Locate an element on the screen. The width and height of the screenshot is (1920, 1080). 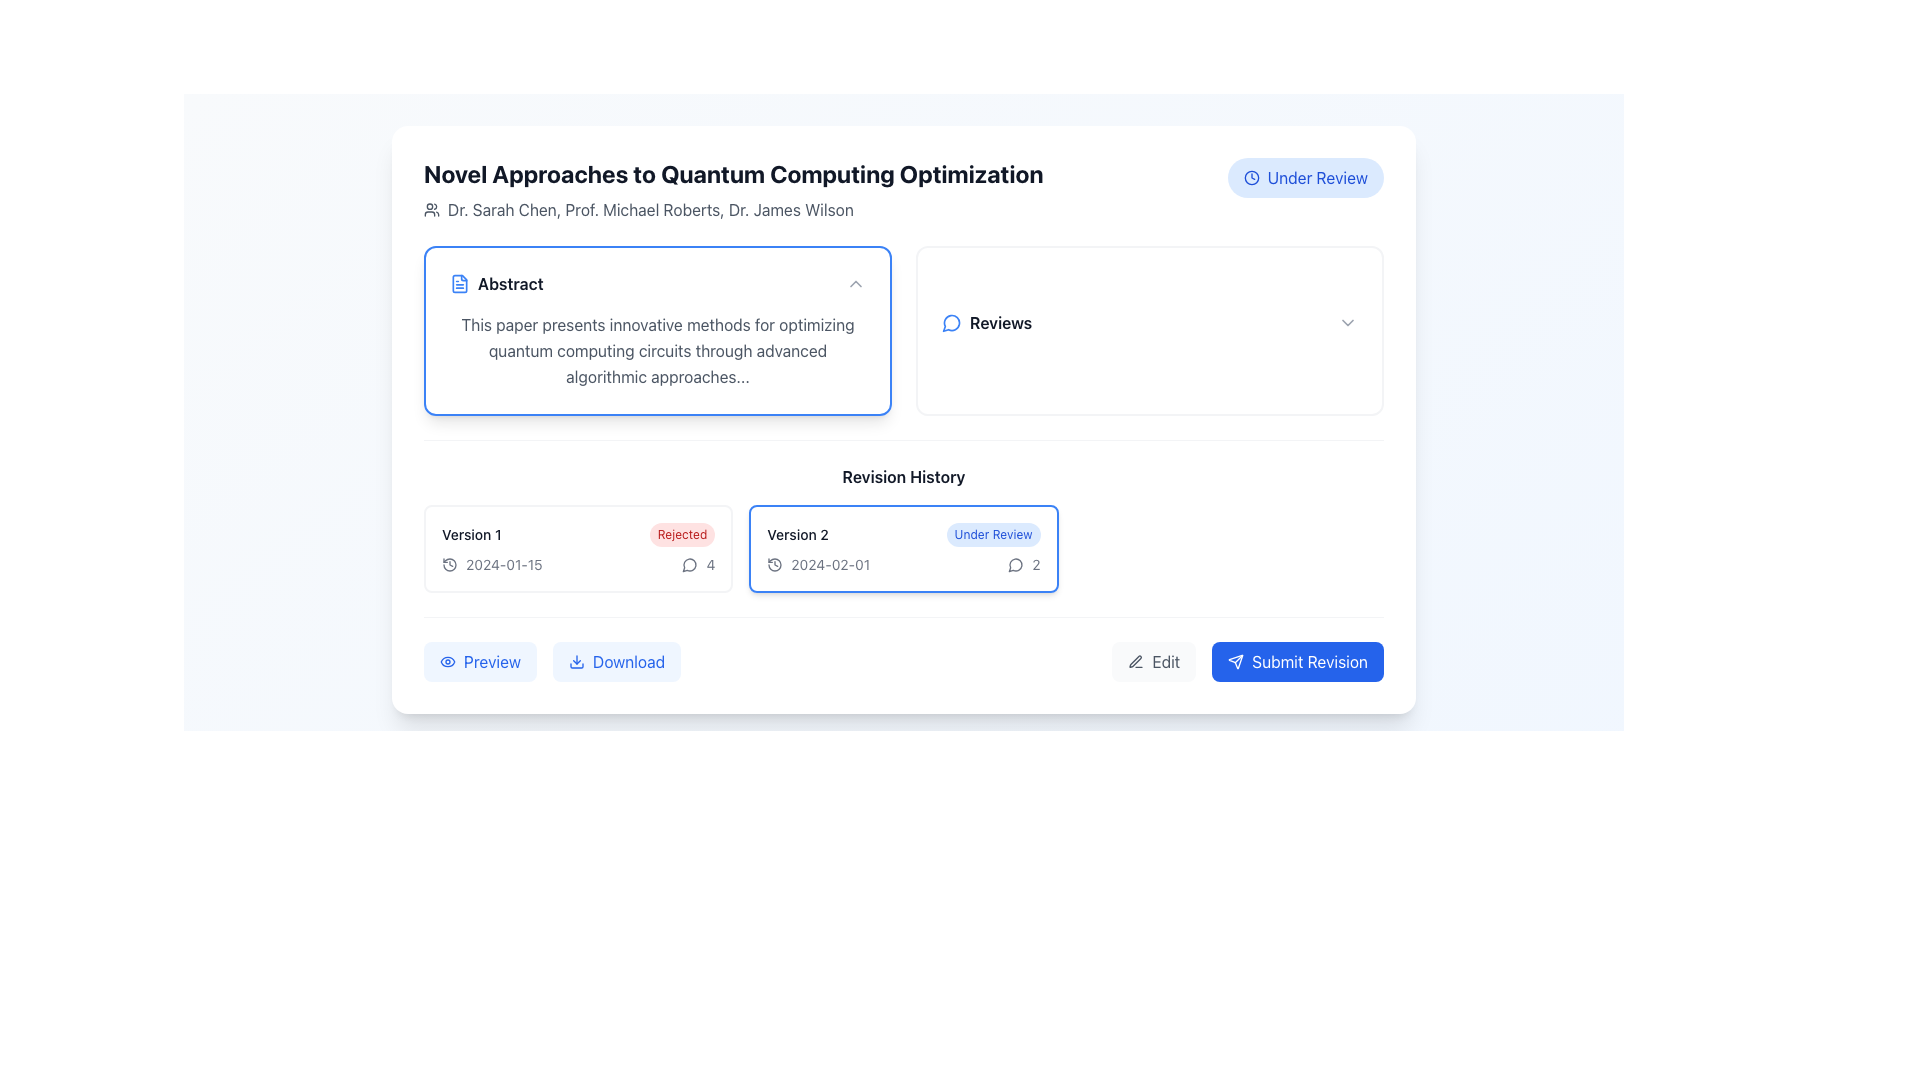
the eye icon represented by an SVG graphic element styled as a line drawing, located in the upper-right section of the user interface is located at coordinates (446, 662).